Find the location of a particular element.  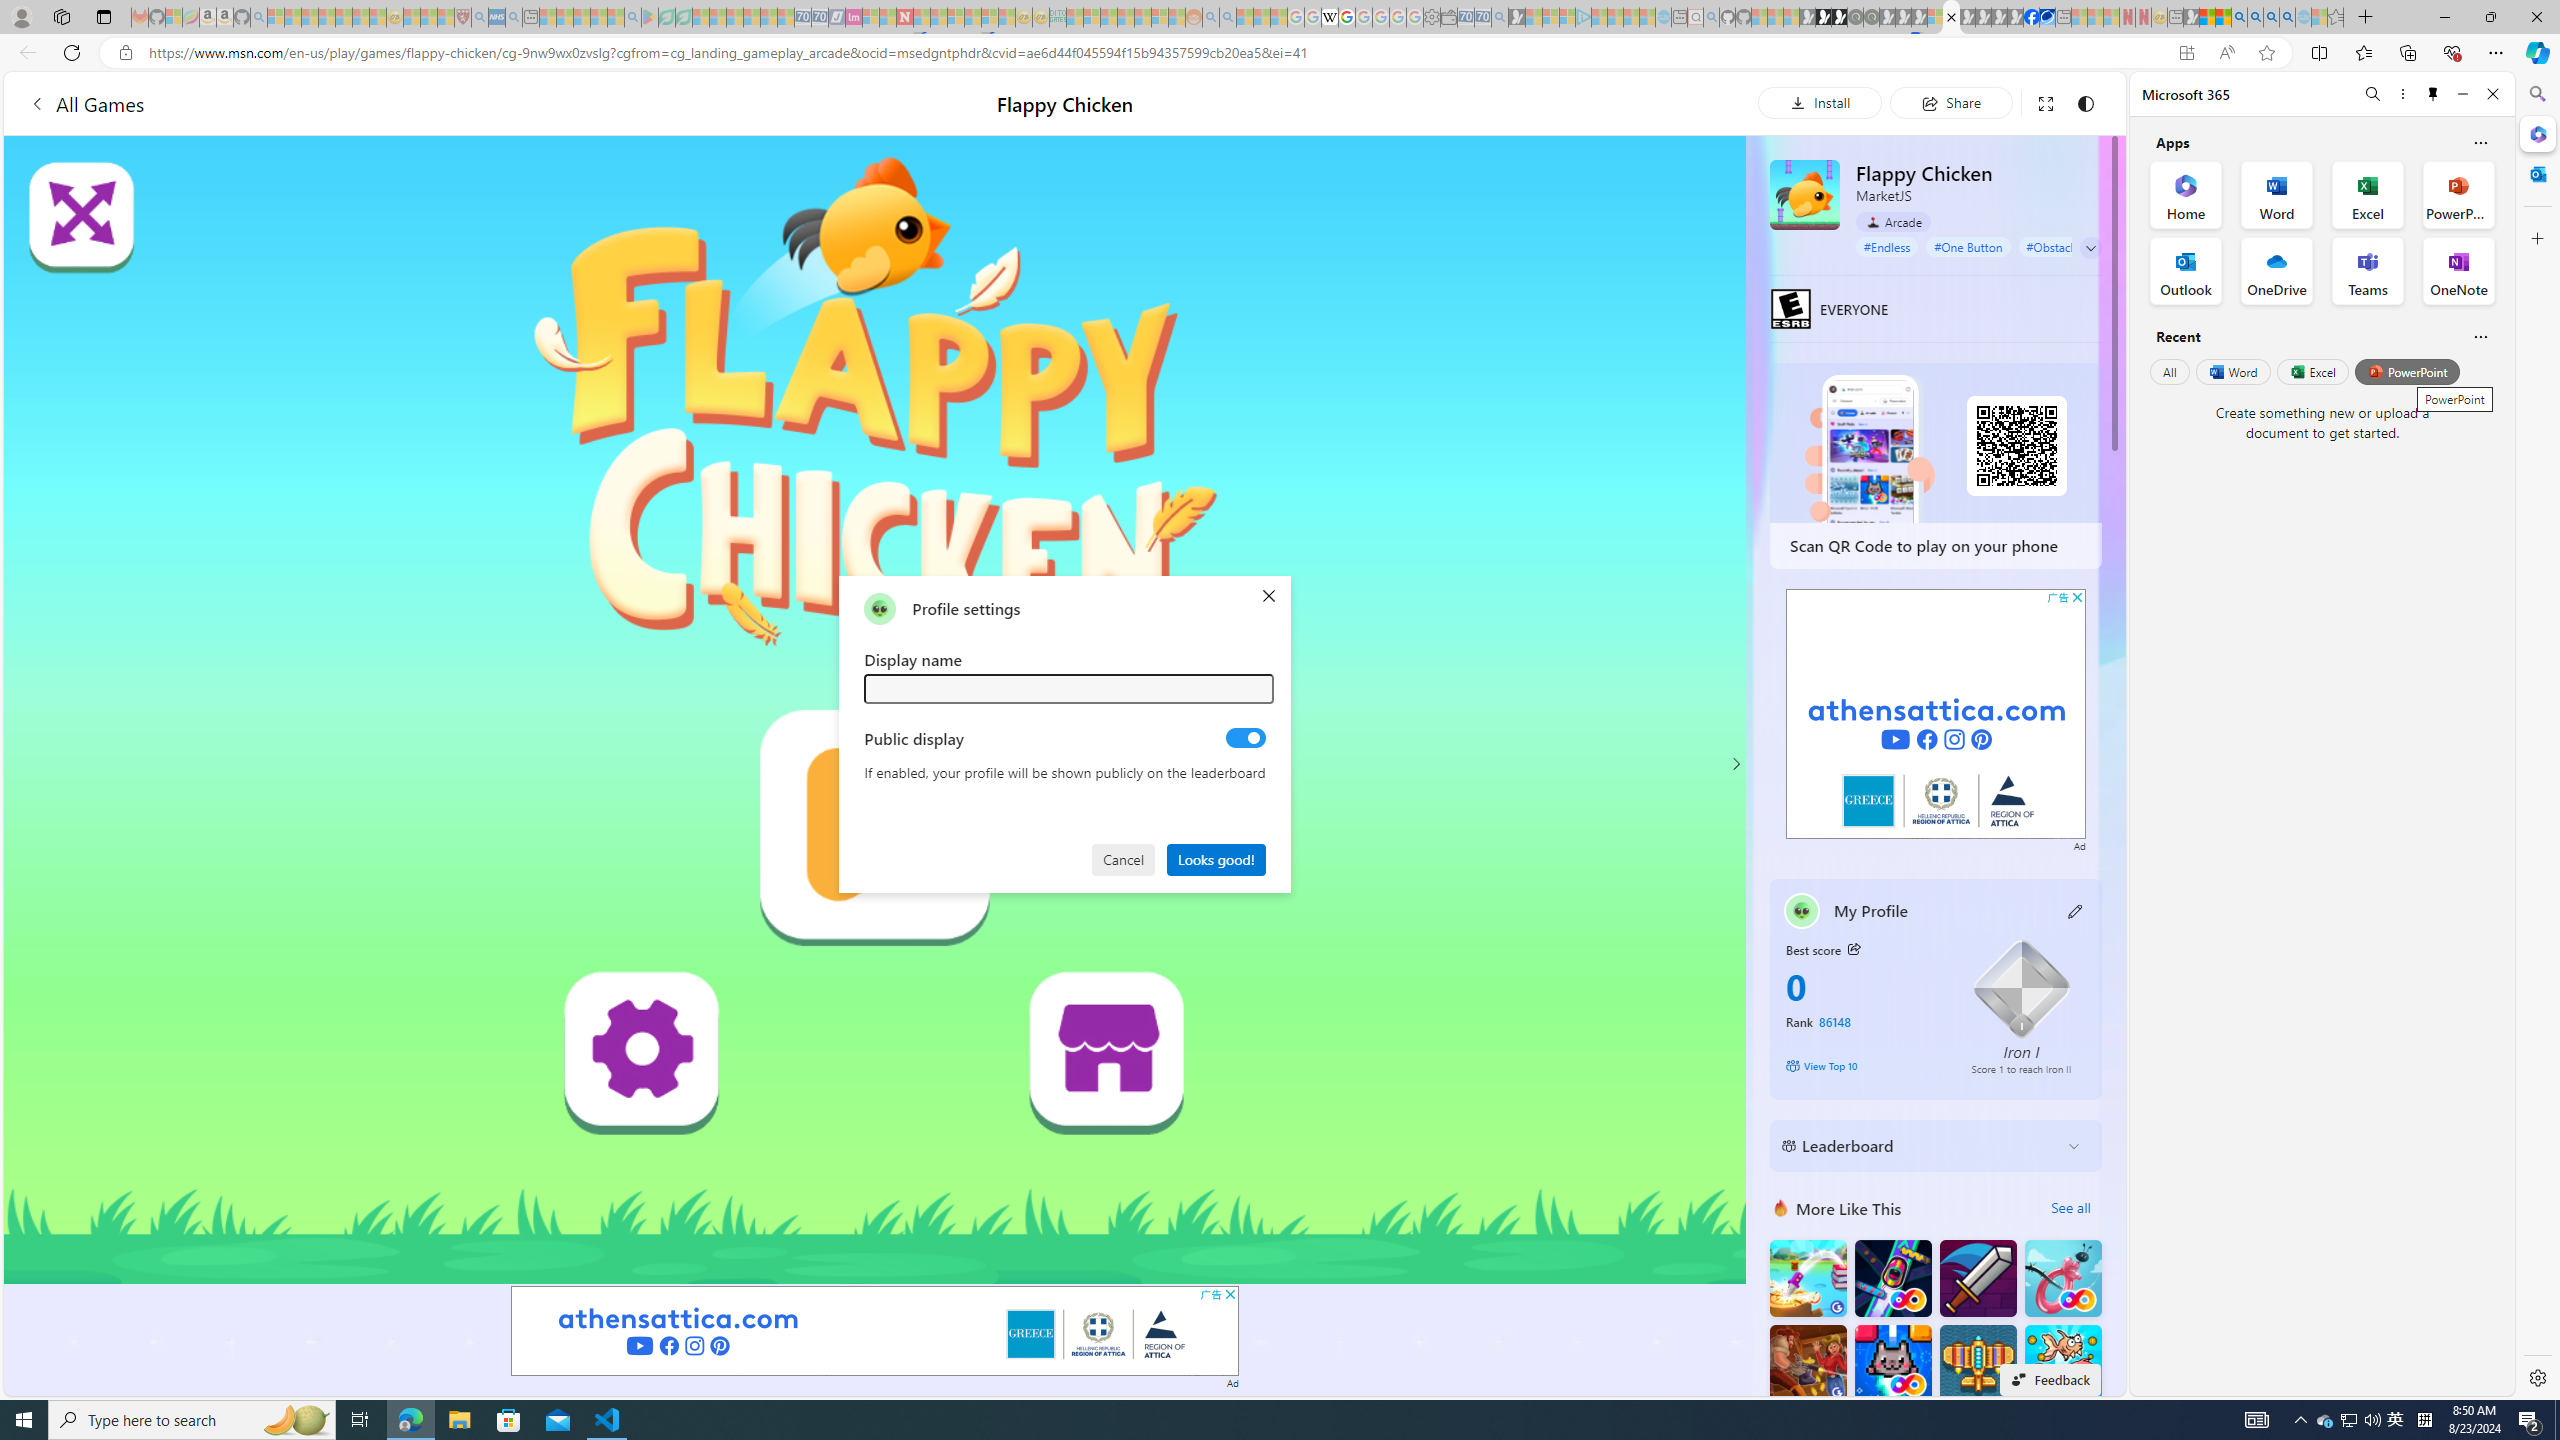

'14 Common Myths Debunked By Scientific Facts - Sleeping' is located at coordinates (937, 16).